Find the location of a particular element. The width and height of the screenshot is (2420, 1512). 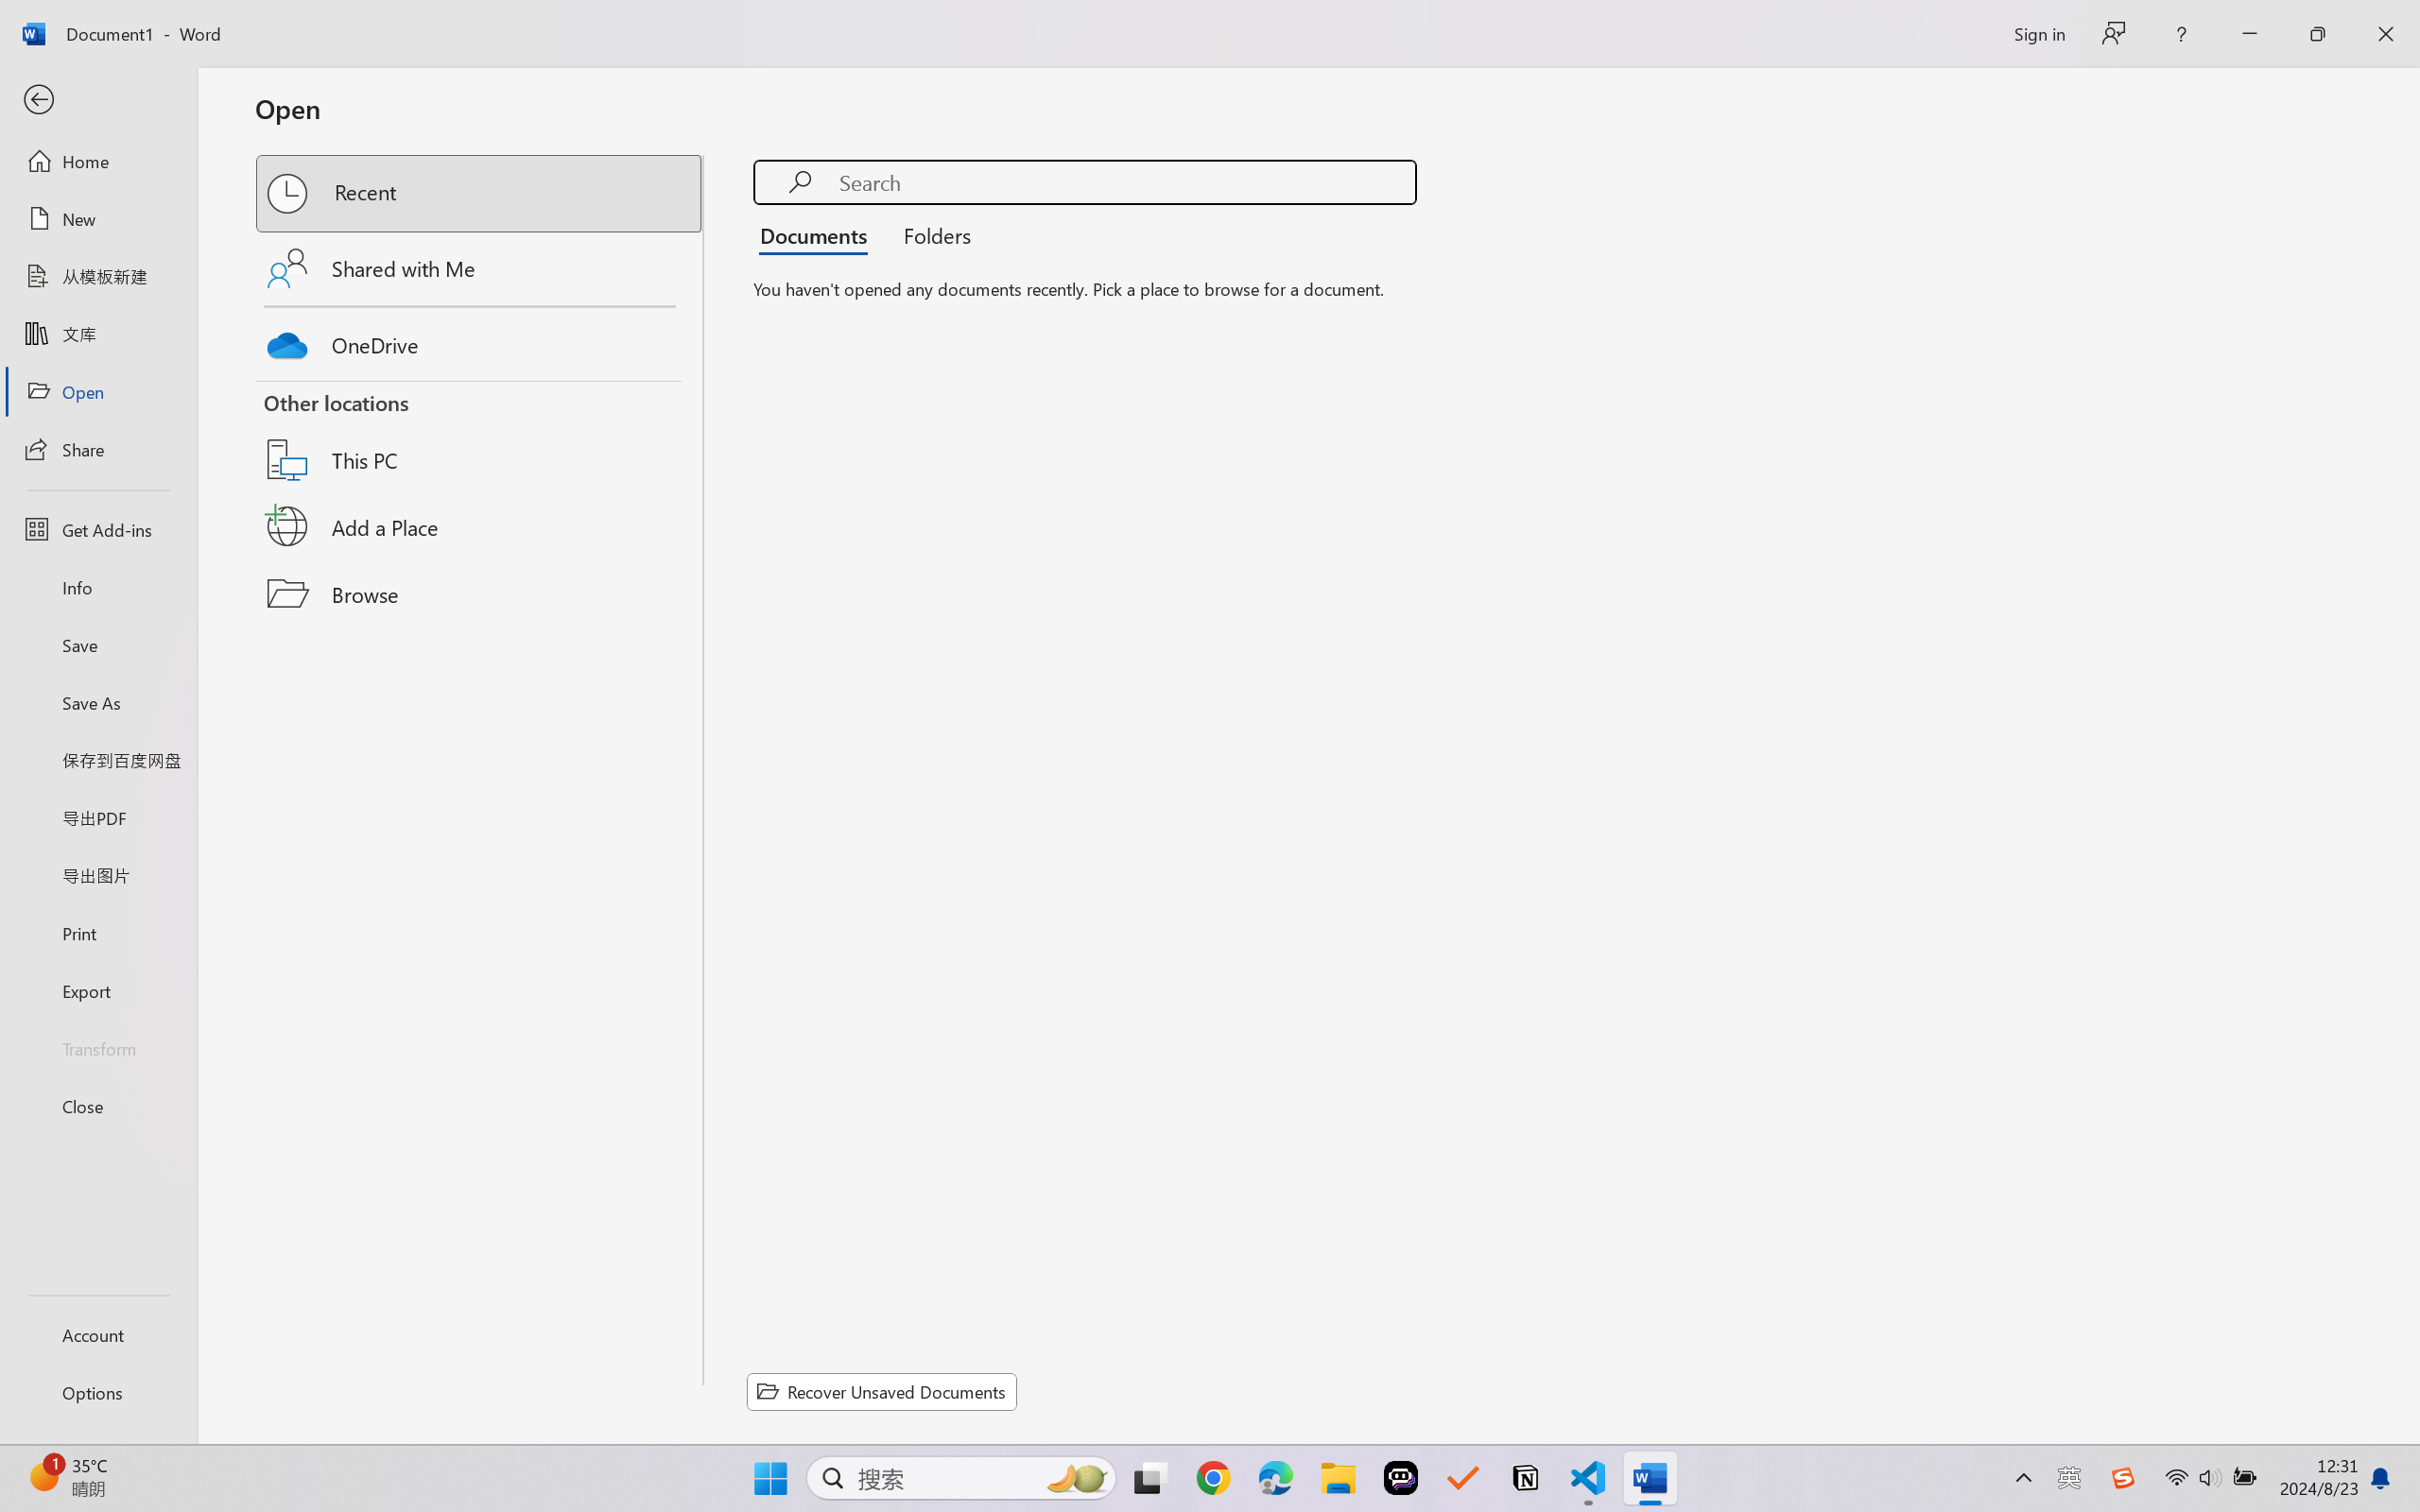

'This PC' is located at coordinates (480, 435).